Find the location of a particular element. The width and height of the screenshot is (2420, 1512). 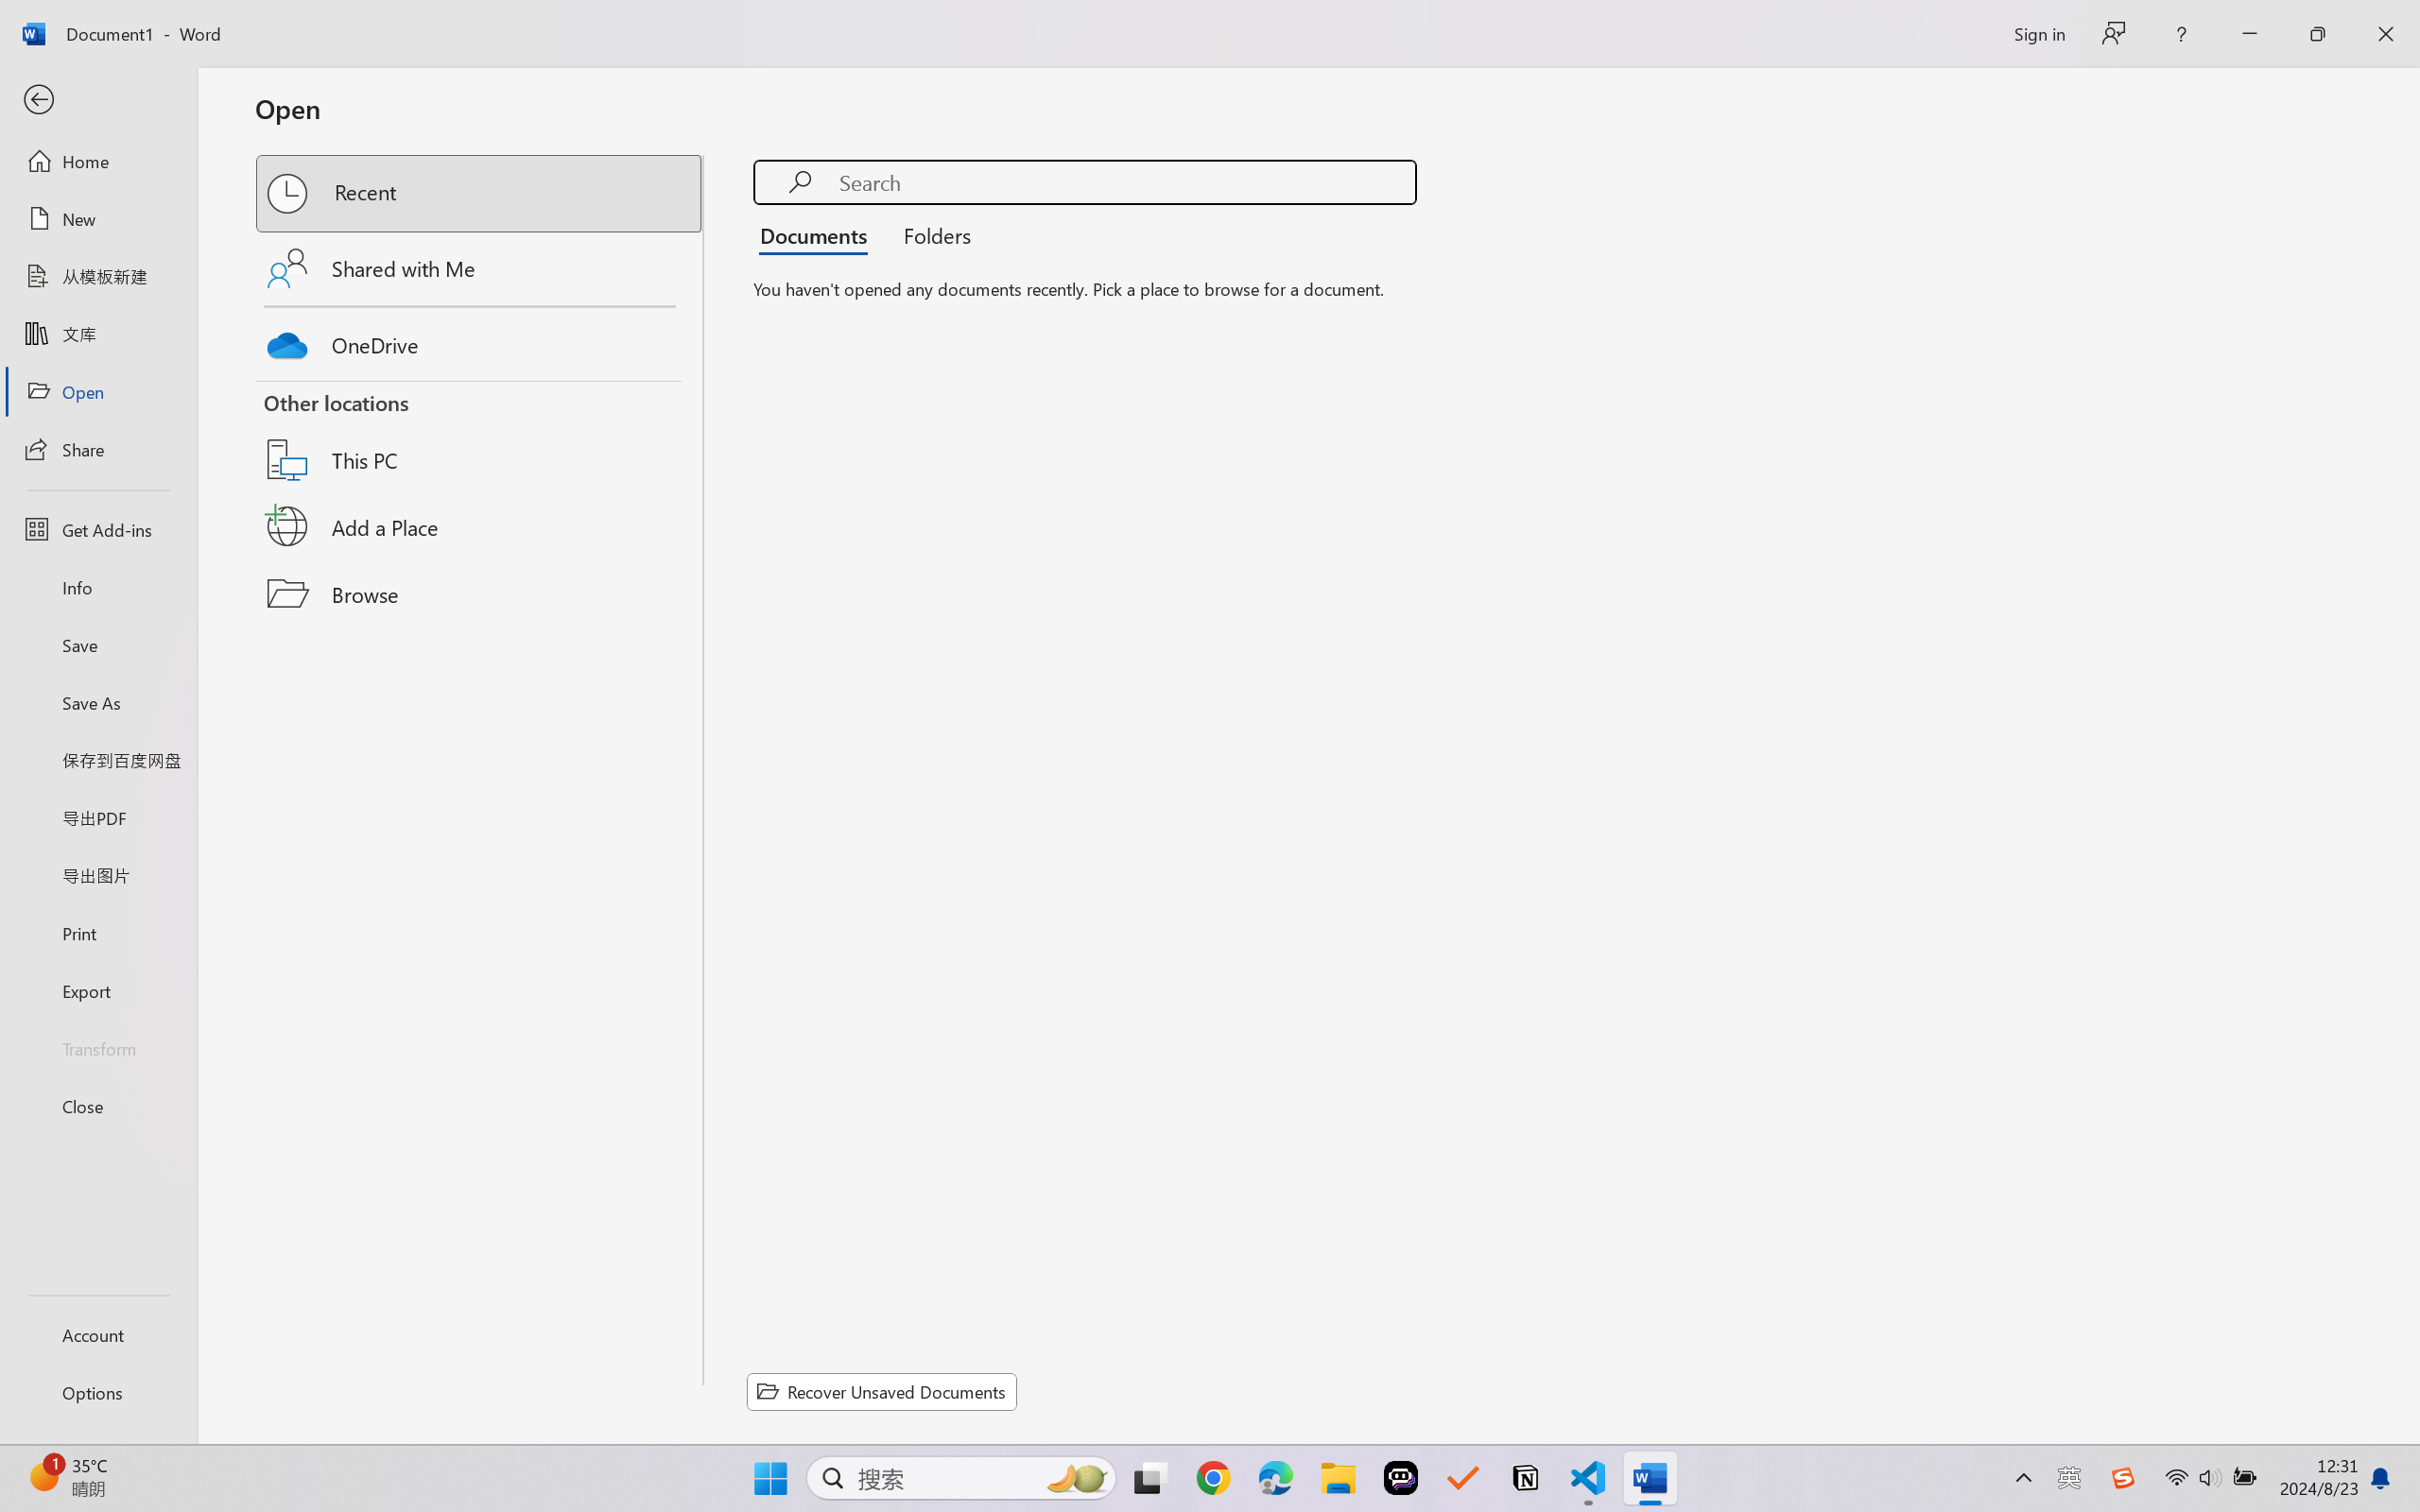

'This PC' is located at coordinates (480, 435).